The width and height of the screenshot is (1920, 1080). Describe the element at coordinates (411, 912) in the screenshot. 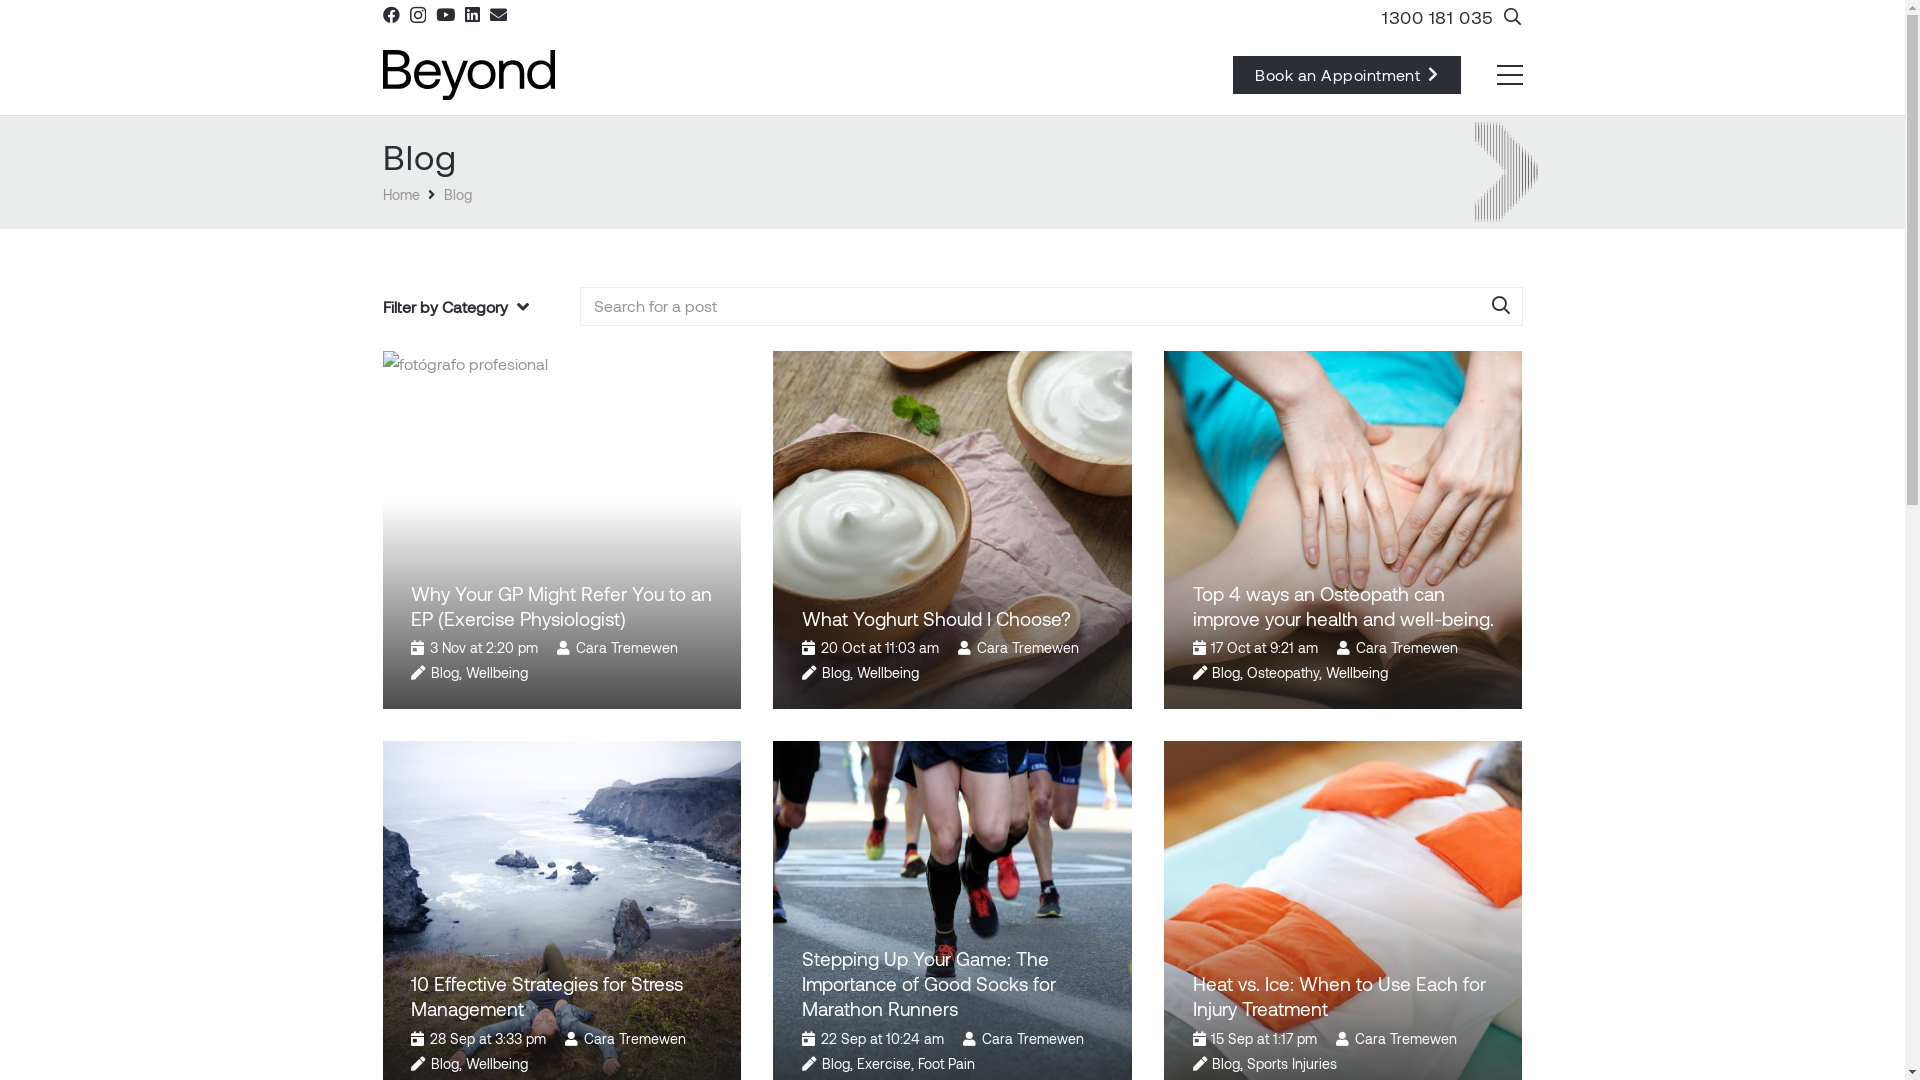

I see `'Our team'` at that location.